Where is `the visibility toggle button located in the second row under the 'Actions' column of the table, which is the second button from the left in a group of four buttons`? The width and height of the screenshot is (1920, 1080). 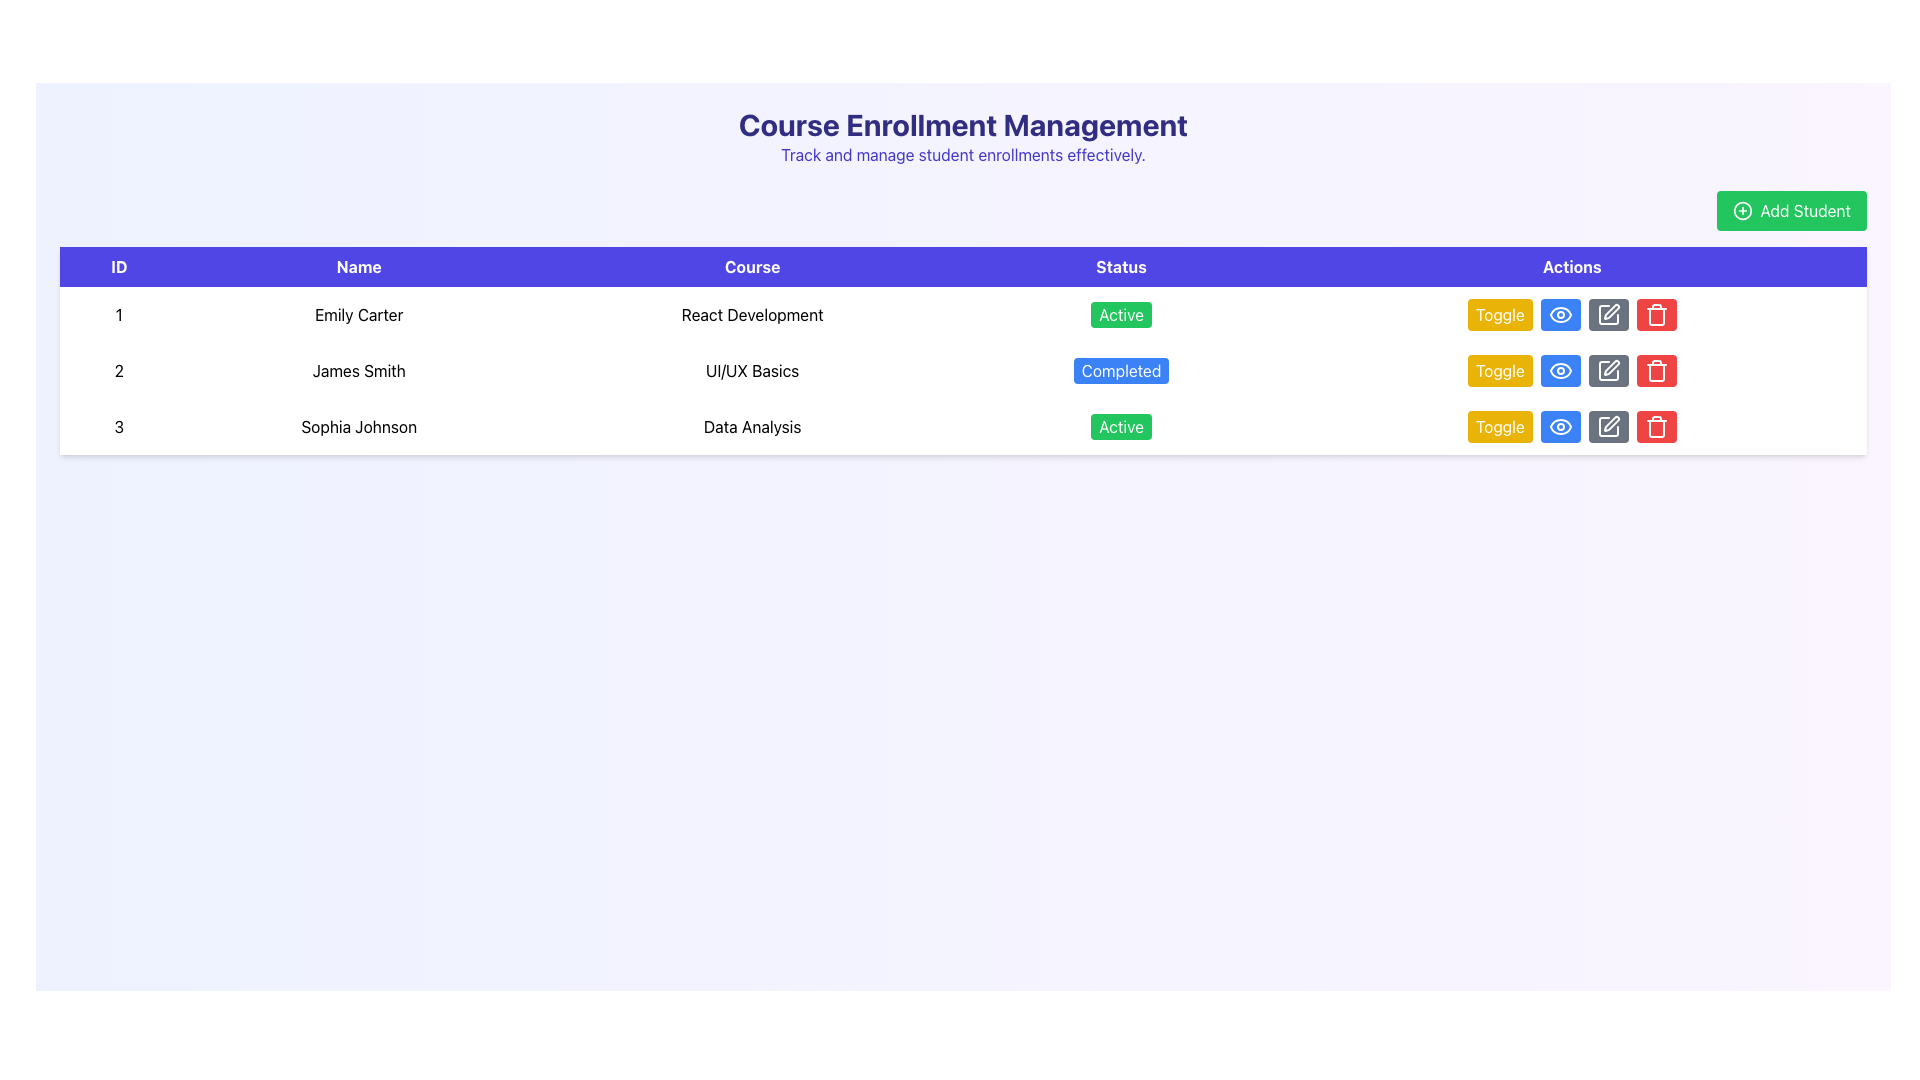
the visibility toggle button located in the second row under the 'Actions' column of the table, which is the second button from the left in a group of four buttons is located at coordinates (1571, 370).